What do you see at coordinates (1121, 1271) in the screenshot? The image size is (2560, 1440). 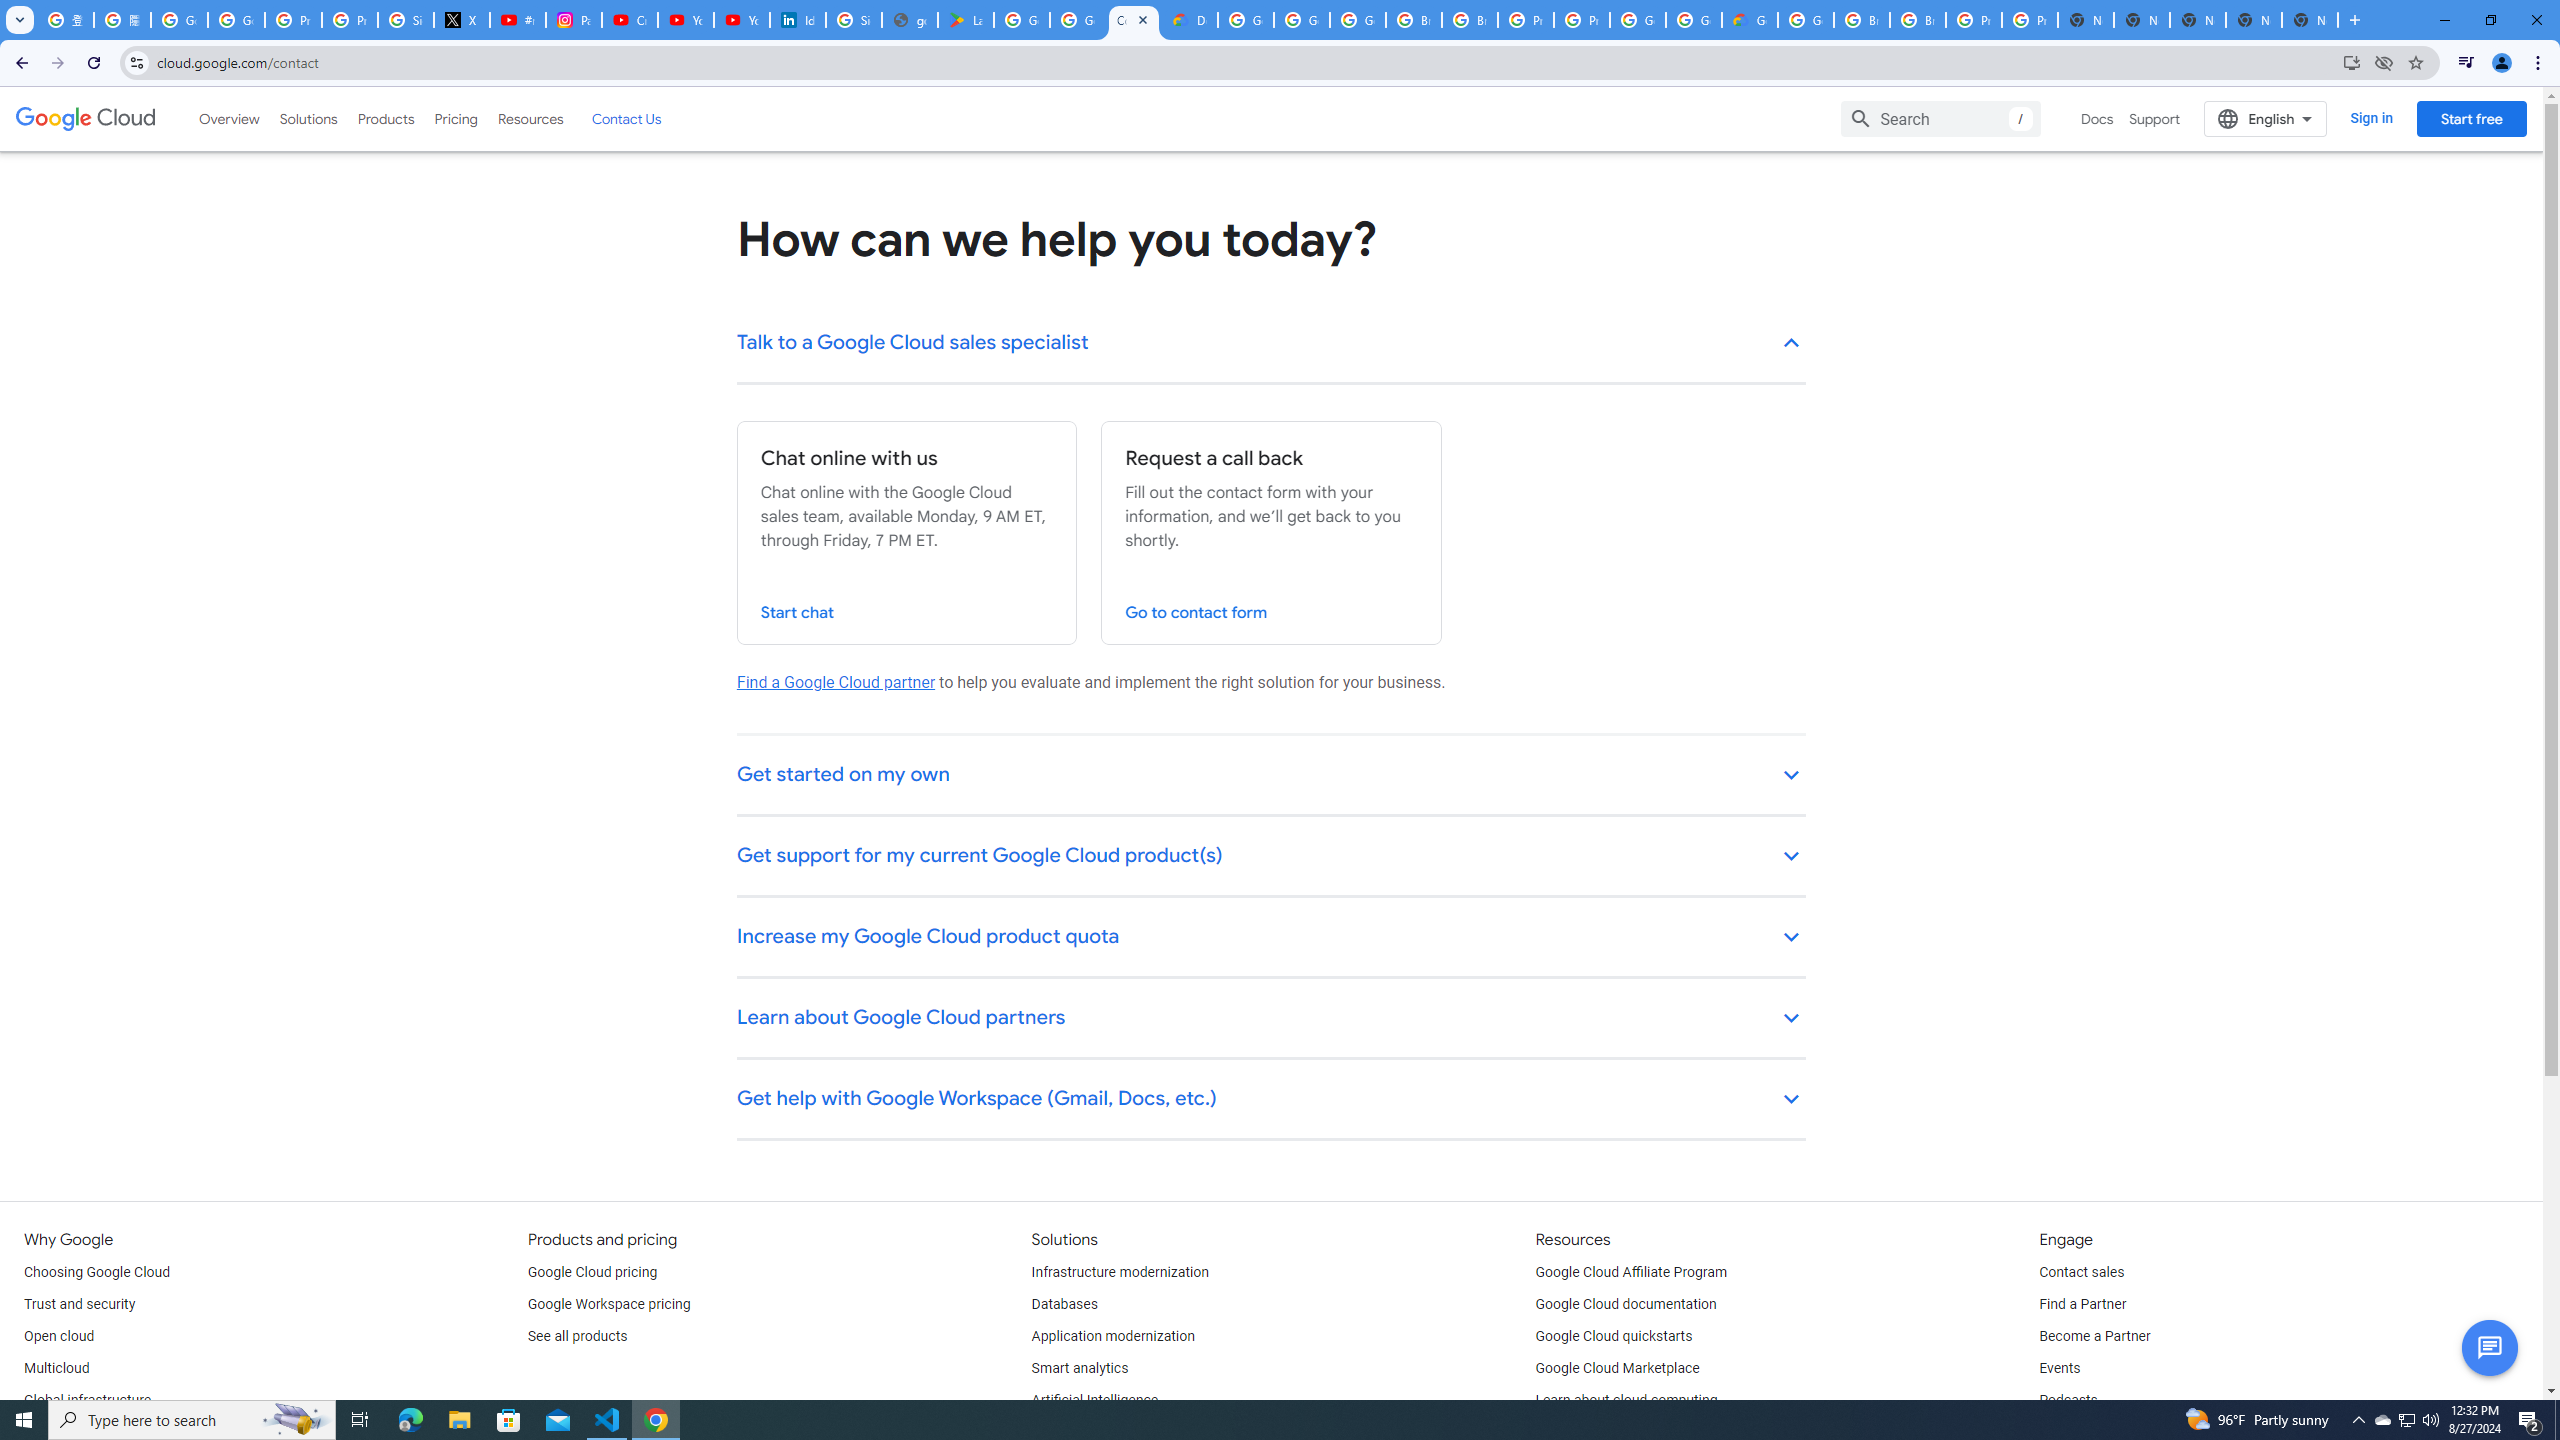 I see `'Infrastructure modernization'` at bounding box center [1121, 1271].